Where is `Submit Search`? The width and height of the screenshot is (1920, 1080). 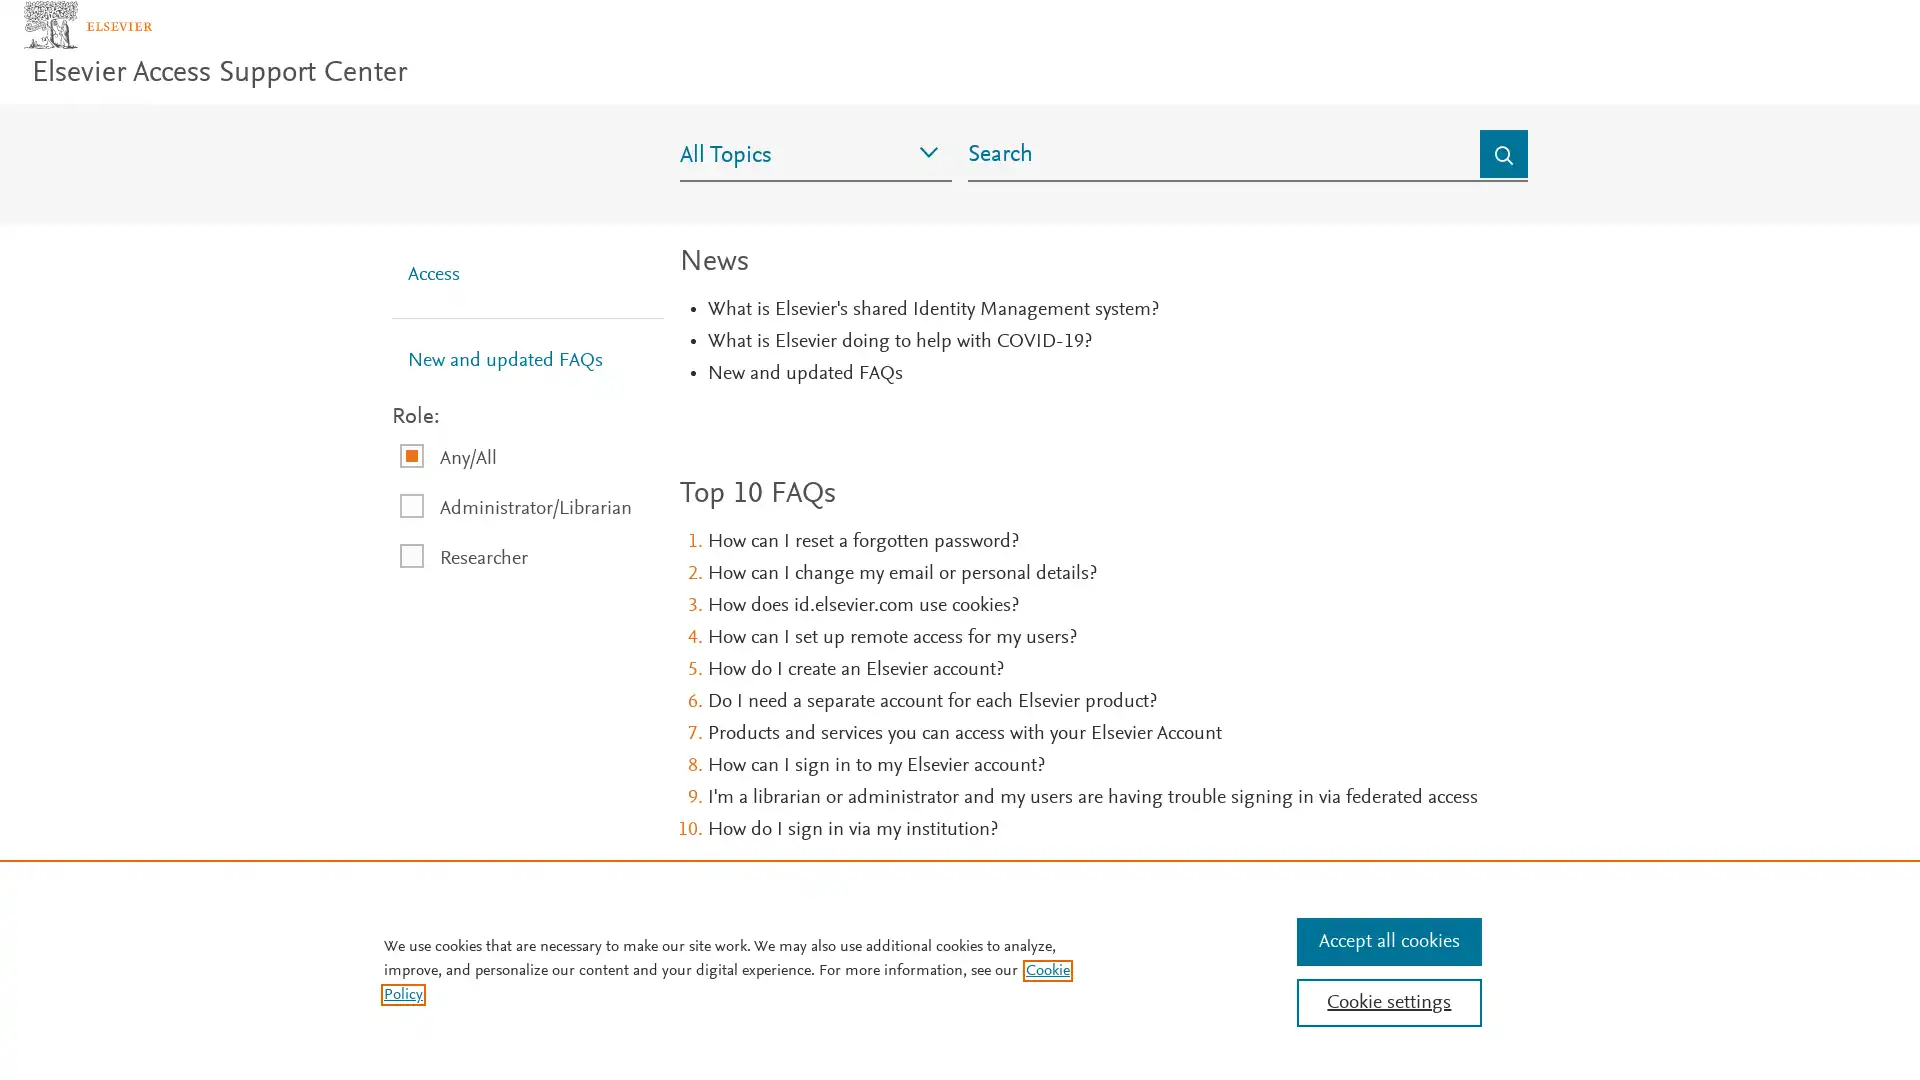 Submit Search is located at coordinates (1503, 185).